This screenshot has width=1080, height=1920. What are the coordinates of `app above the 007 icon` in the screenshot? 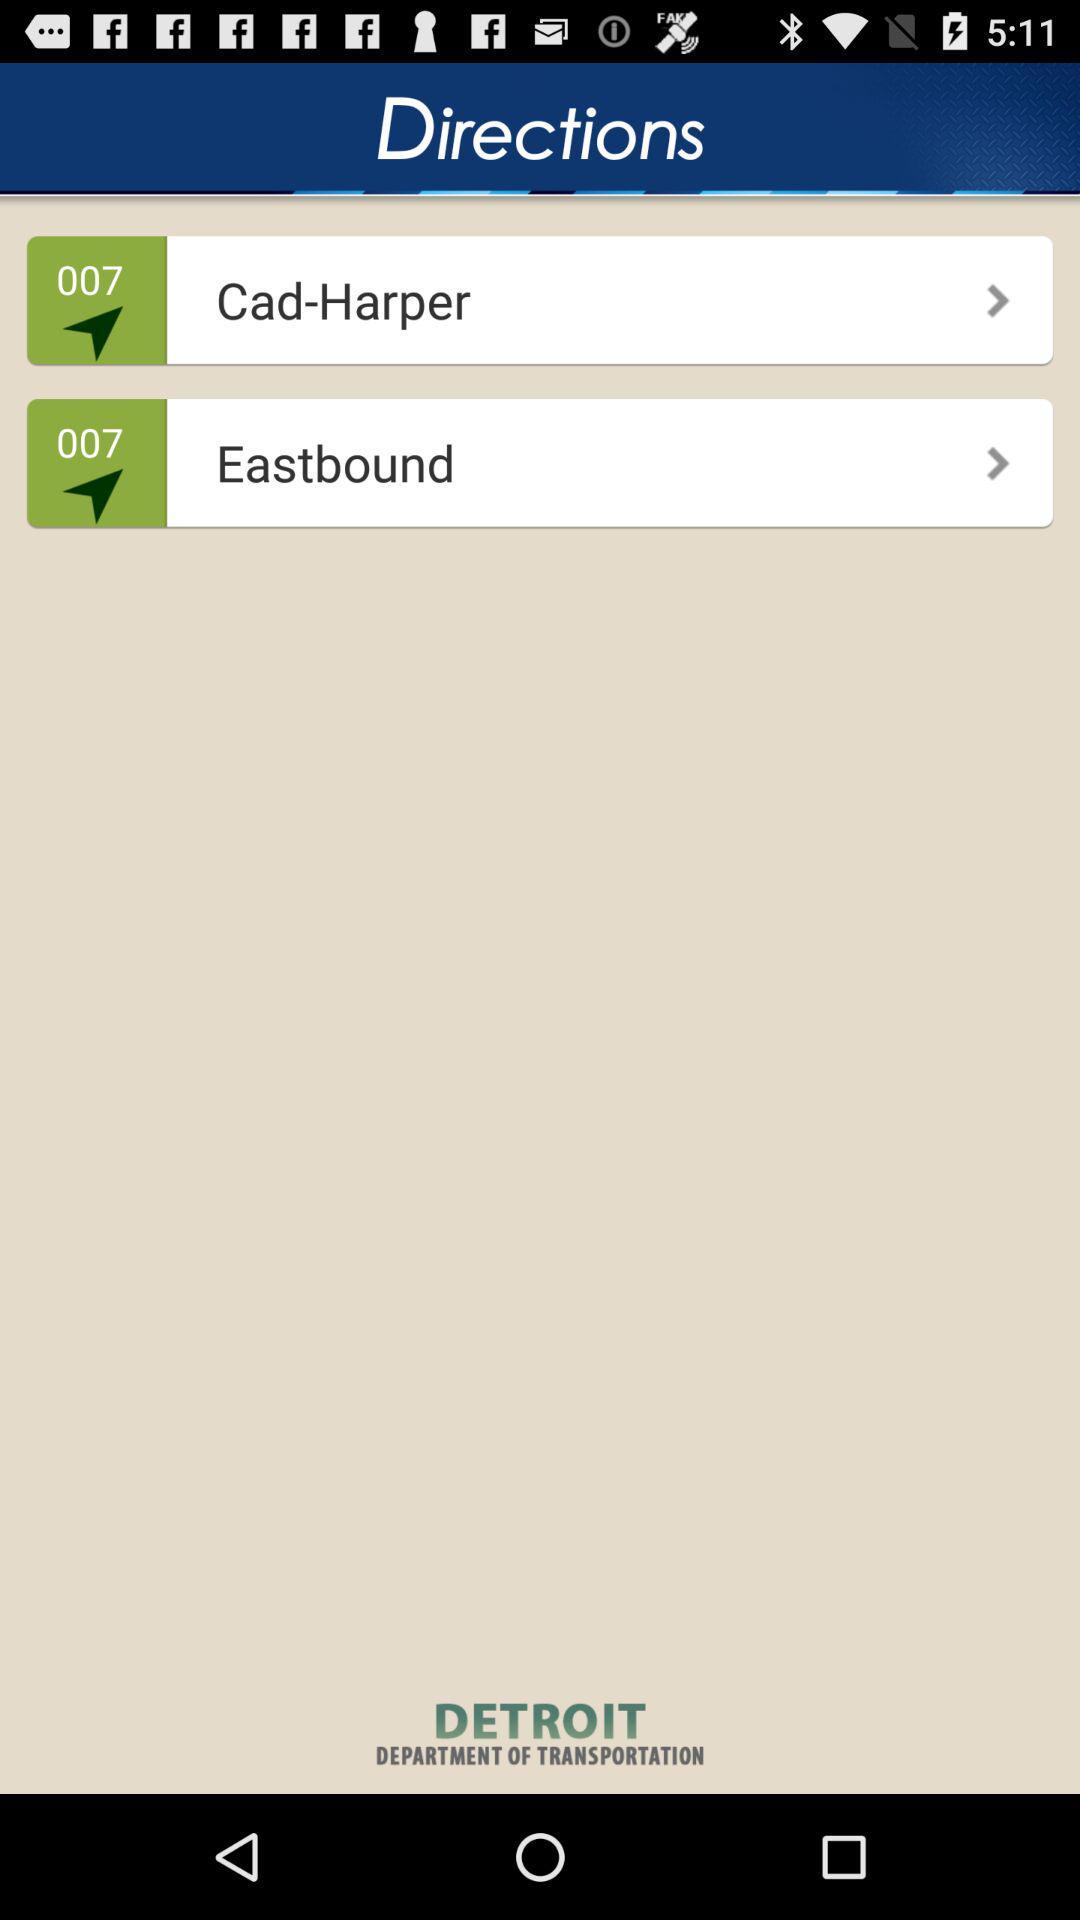 It's located at (533, 292).